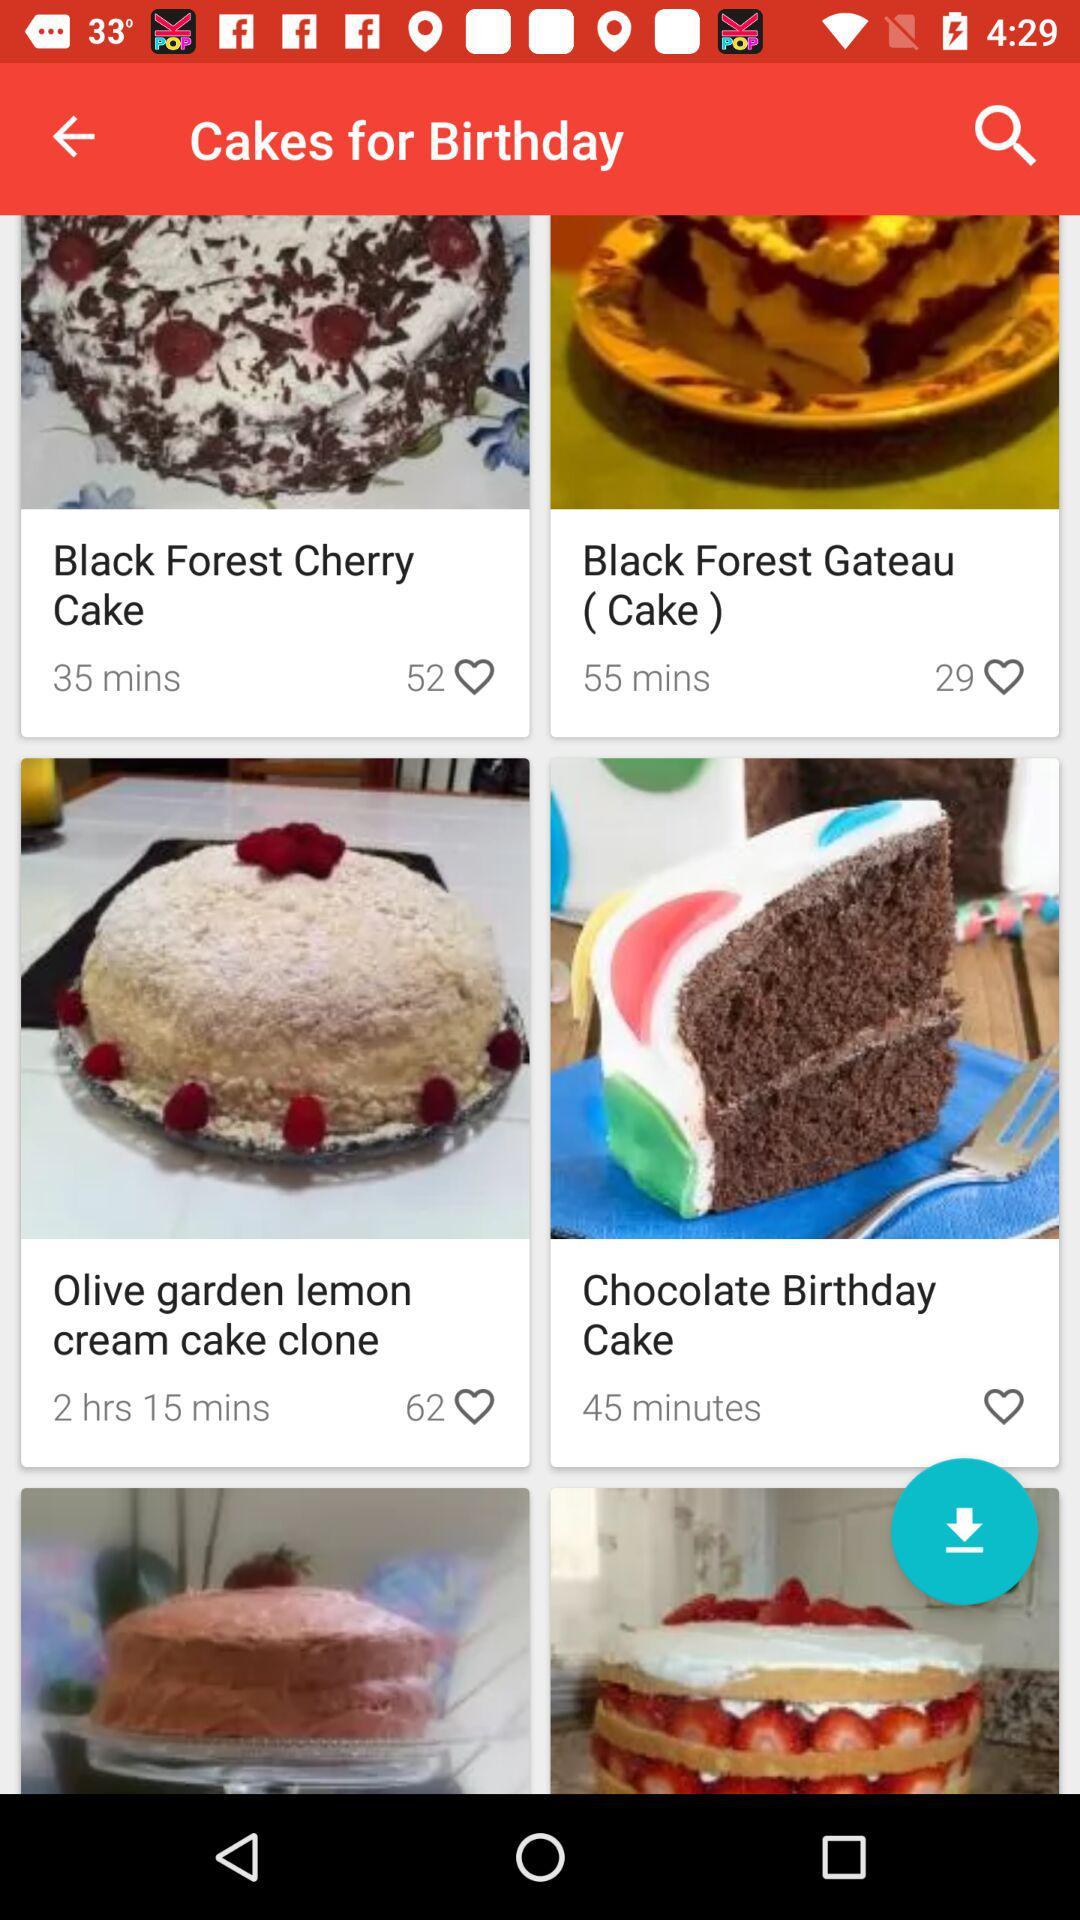 The height and width of the screenshot is (1920, 1080). I want to click on open downloads option, so click(963, 1530).